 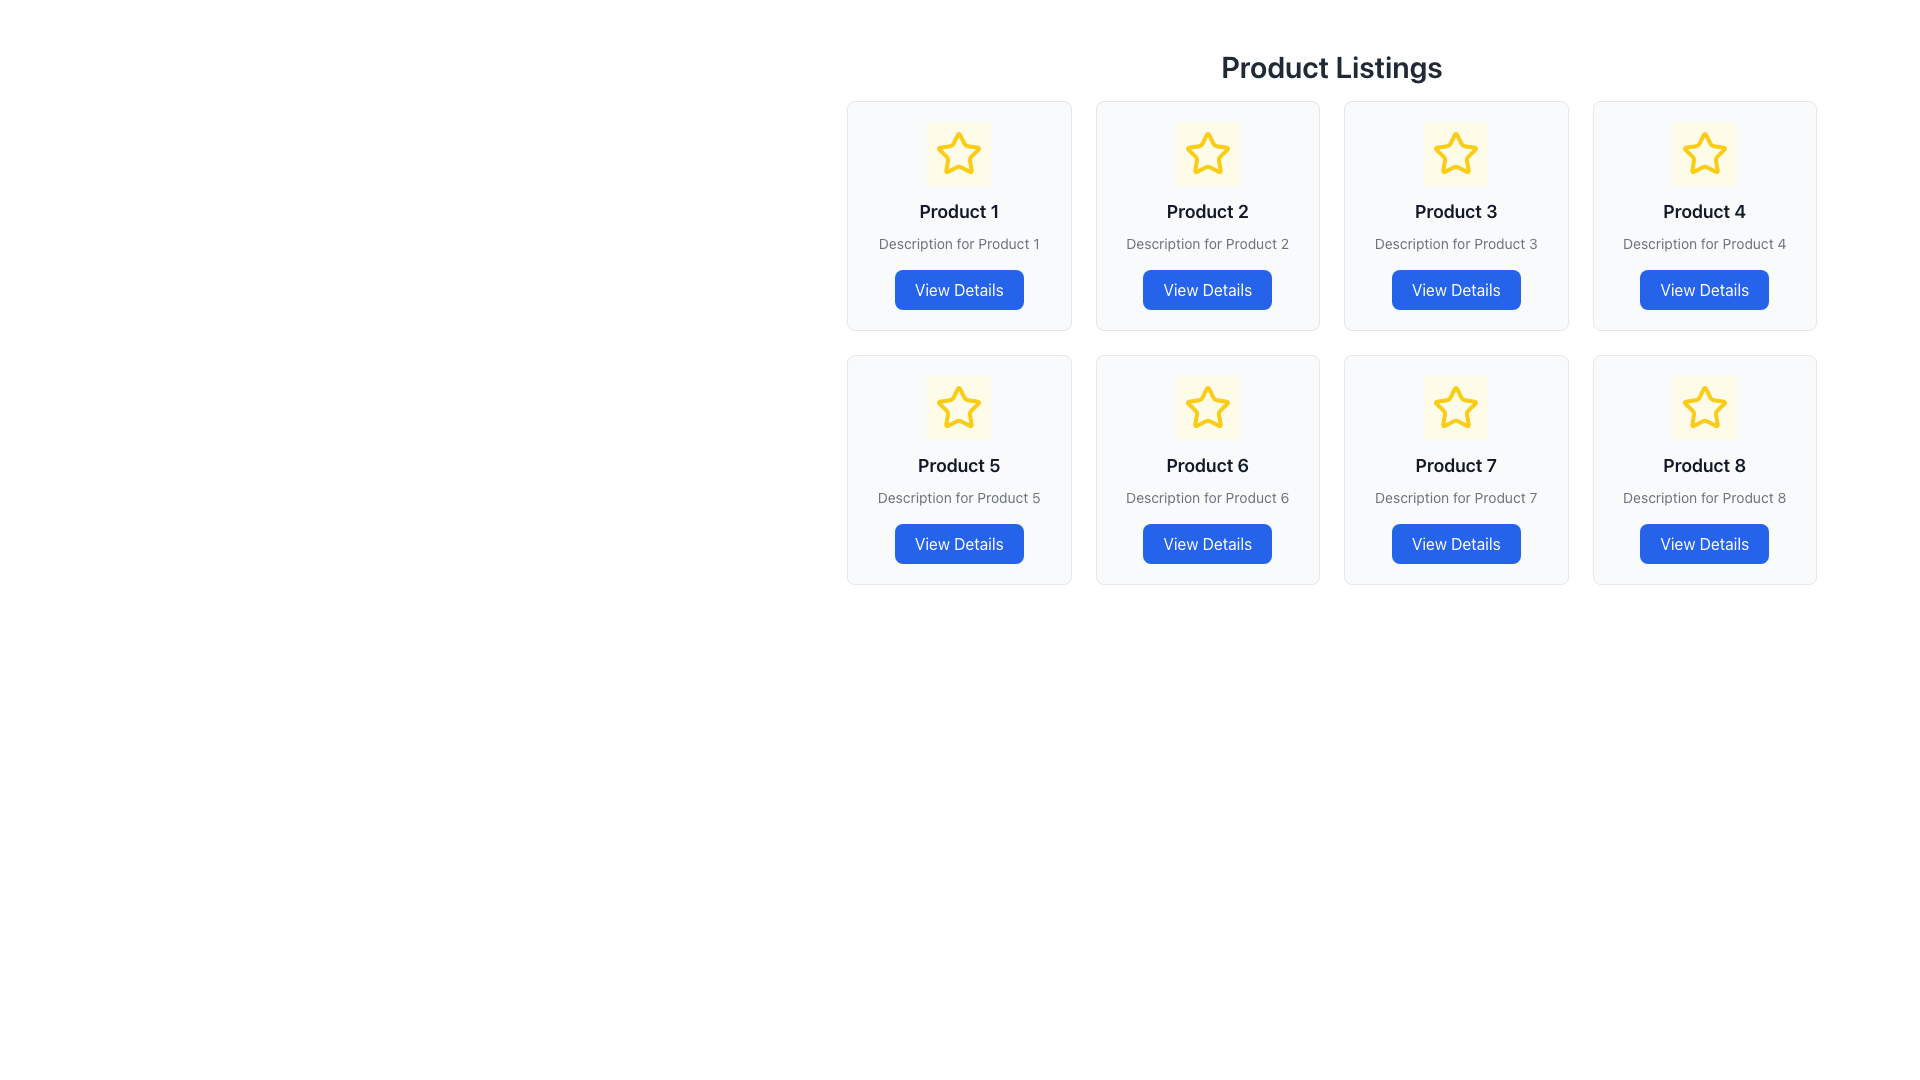 What do you see at coordinates (1206, 212) in the screenshot?
I see `text element that names the product as 'Product 2', which is the second text element in the card layout` at bounding box center [1206, 212].